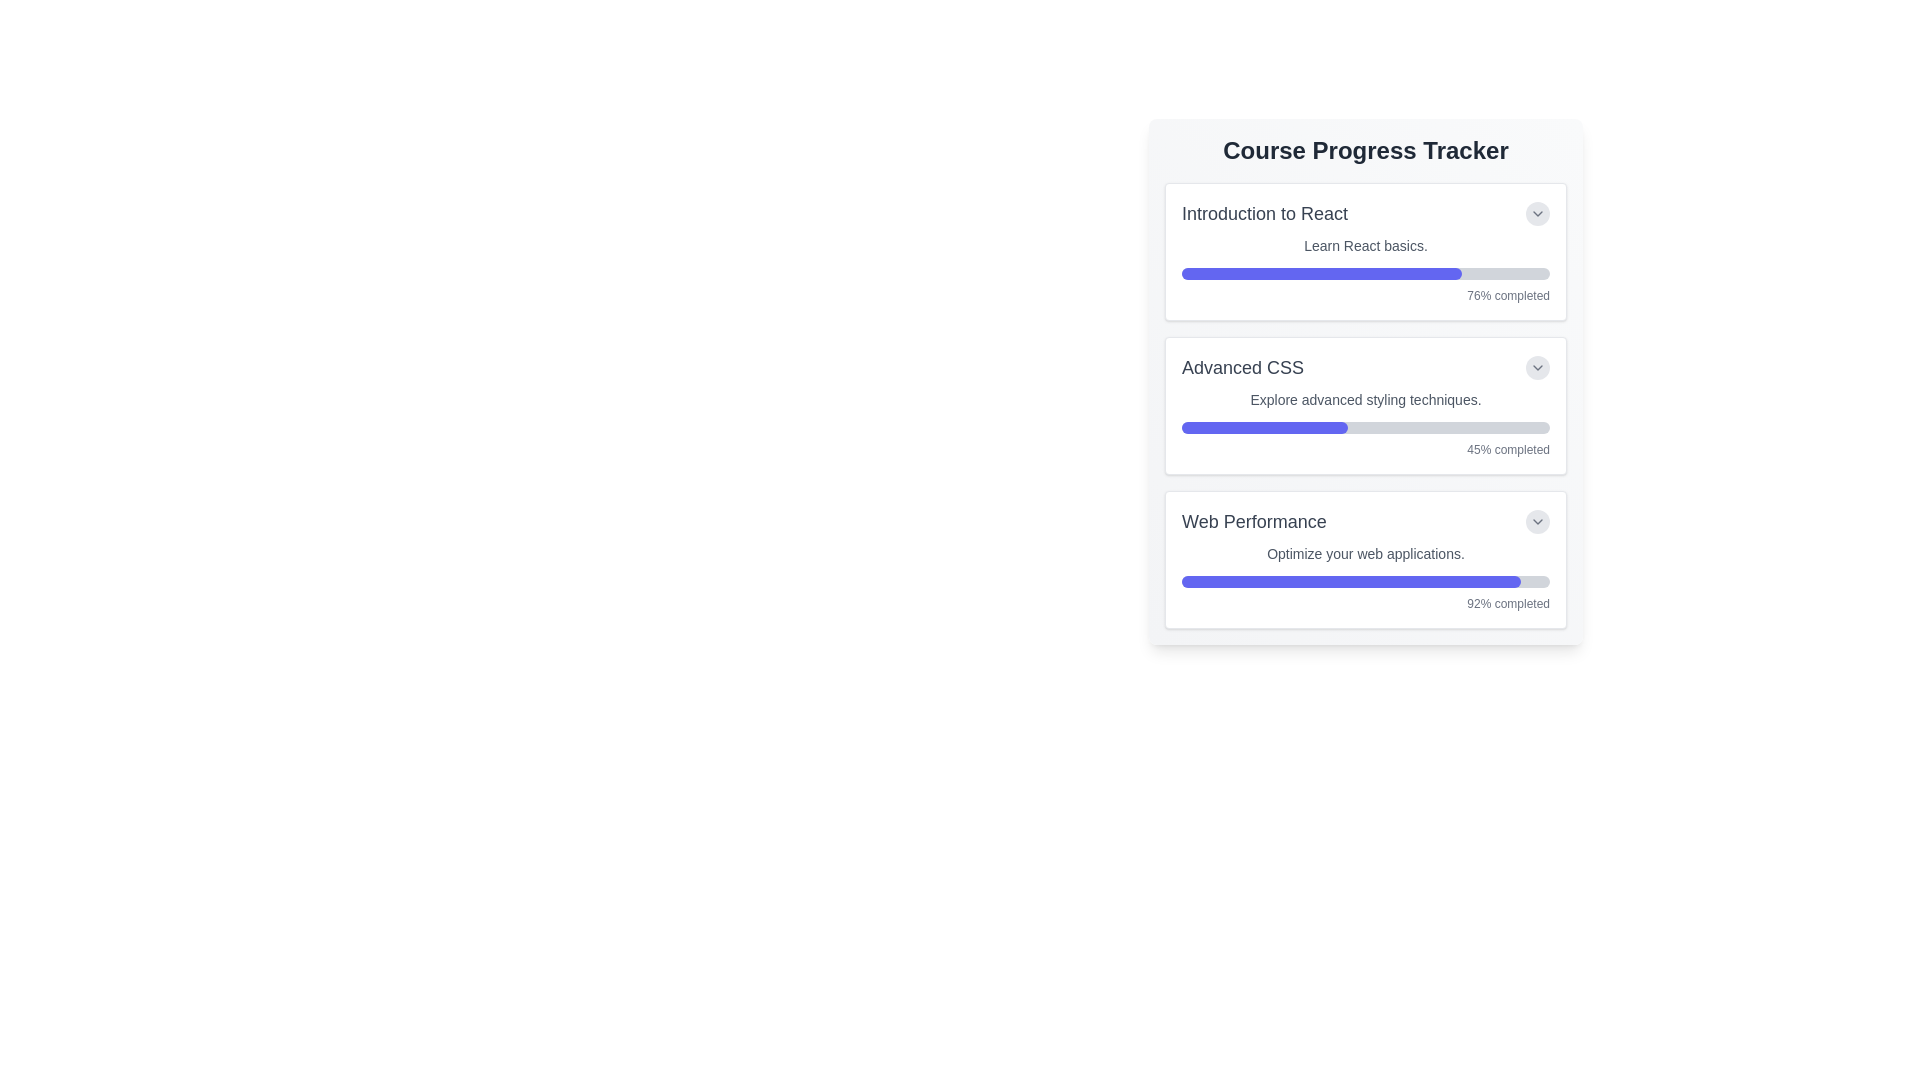 This screenshot has height=1080, width=1920. What do you see at coordinates (1365, 427) in the screenshot?
I see `the completion status of the 'Advanced CSS' course progress bar, which indicates 45% completion` at bounding box center [1365, 427].